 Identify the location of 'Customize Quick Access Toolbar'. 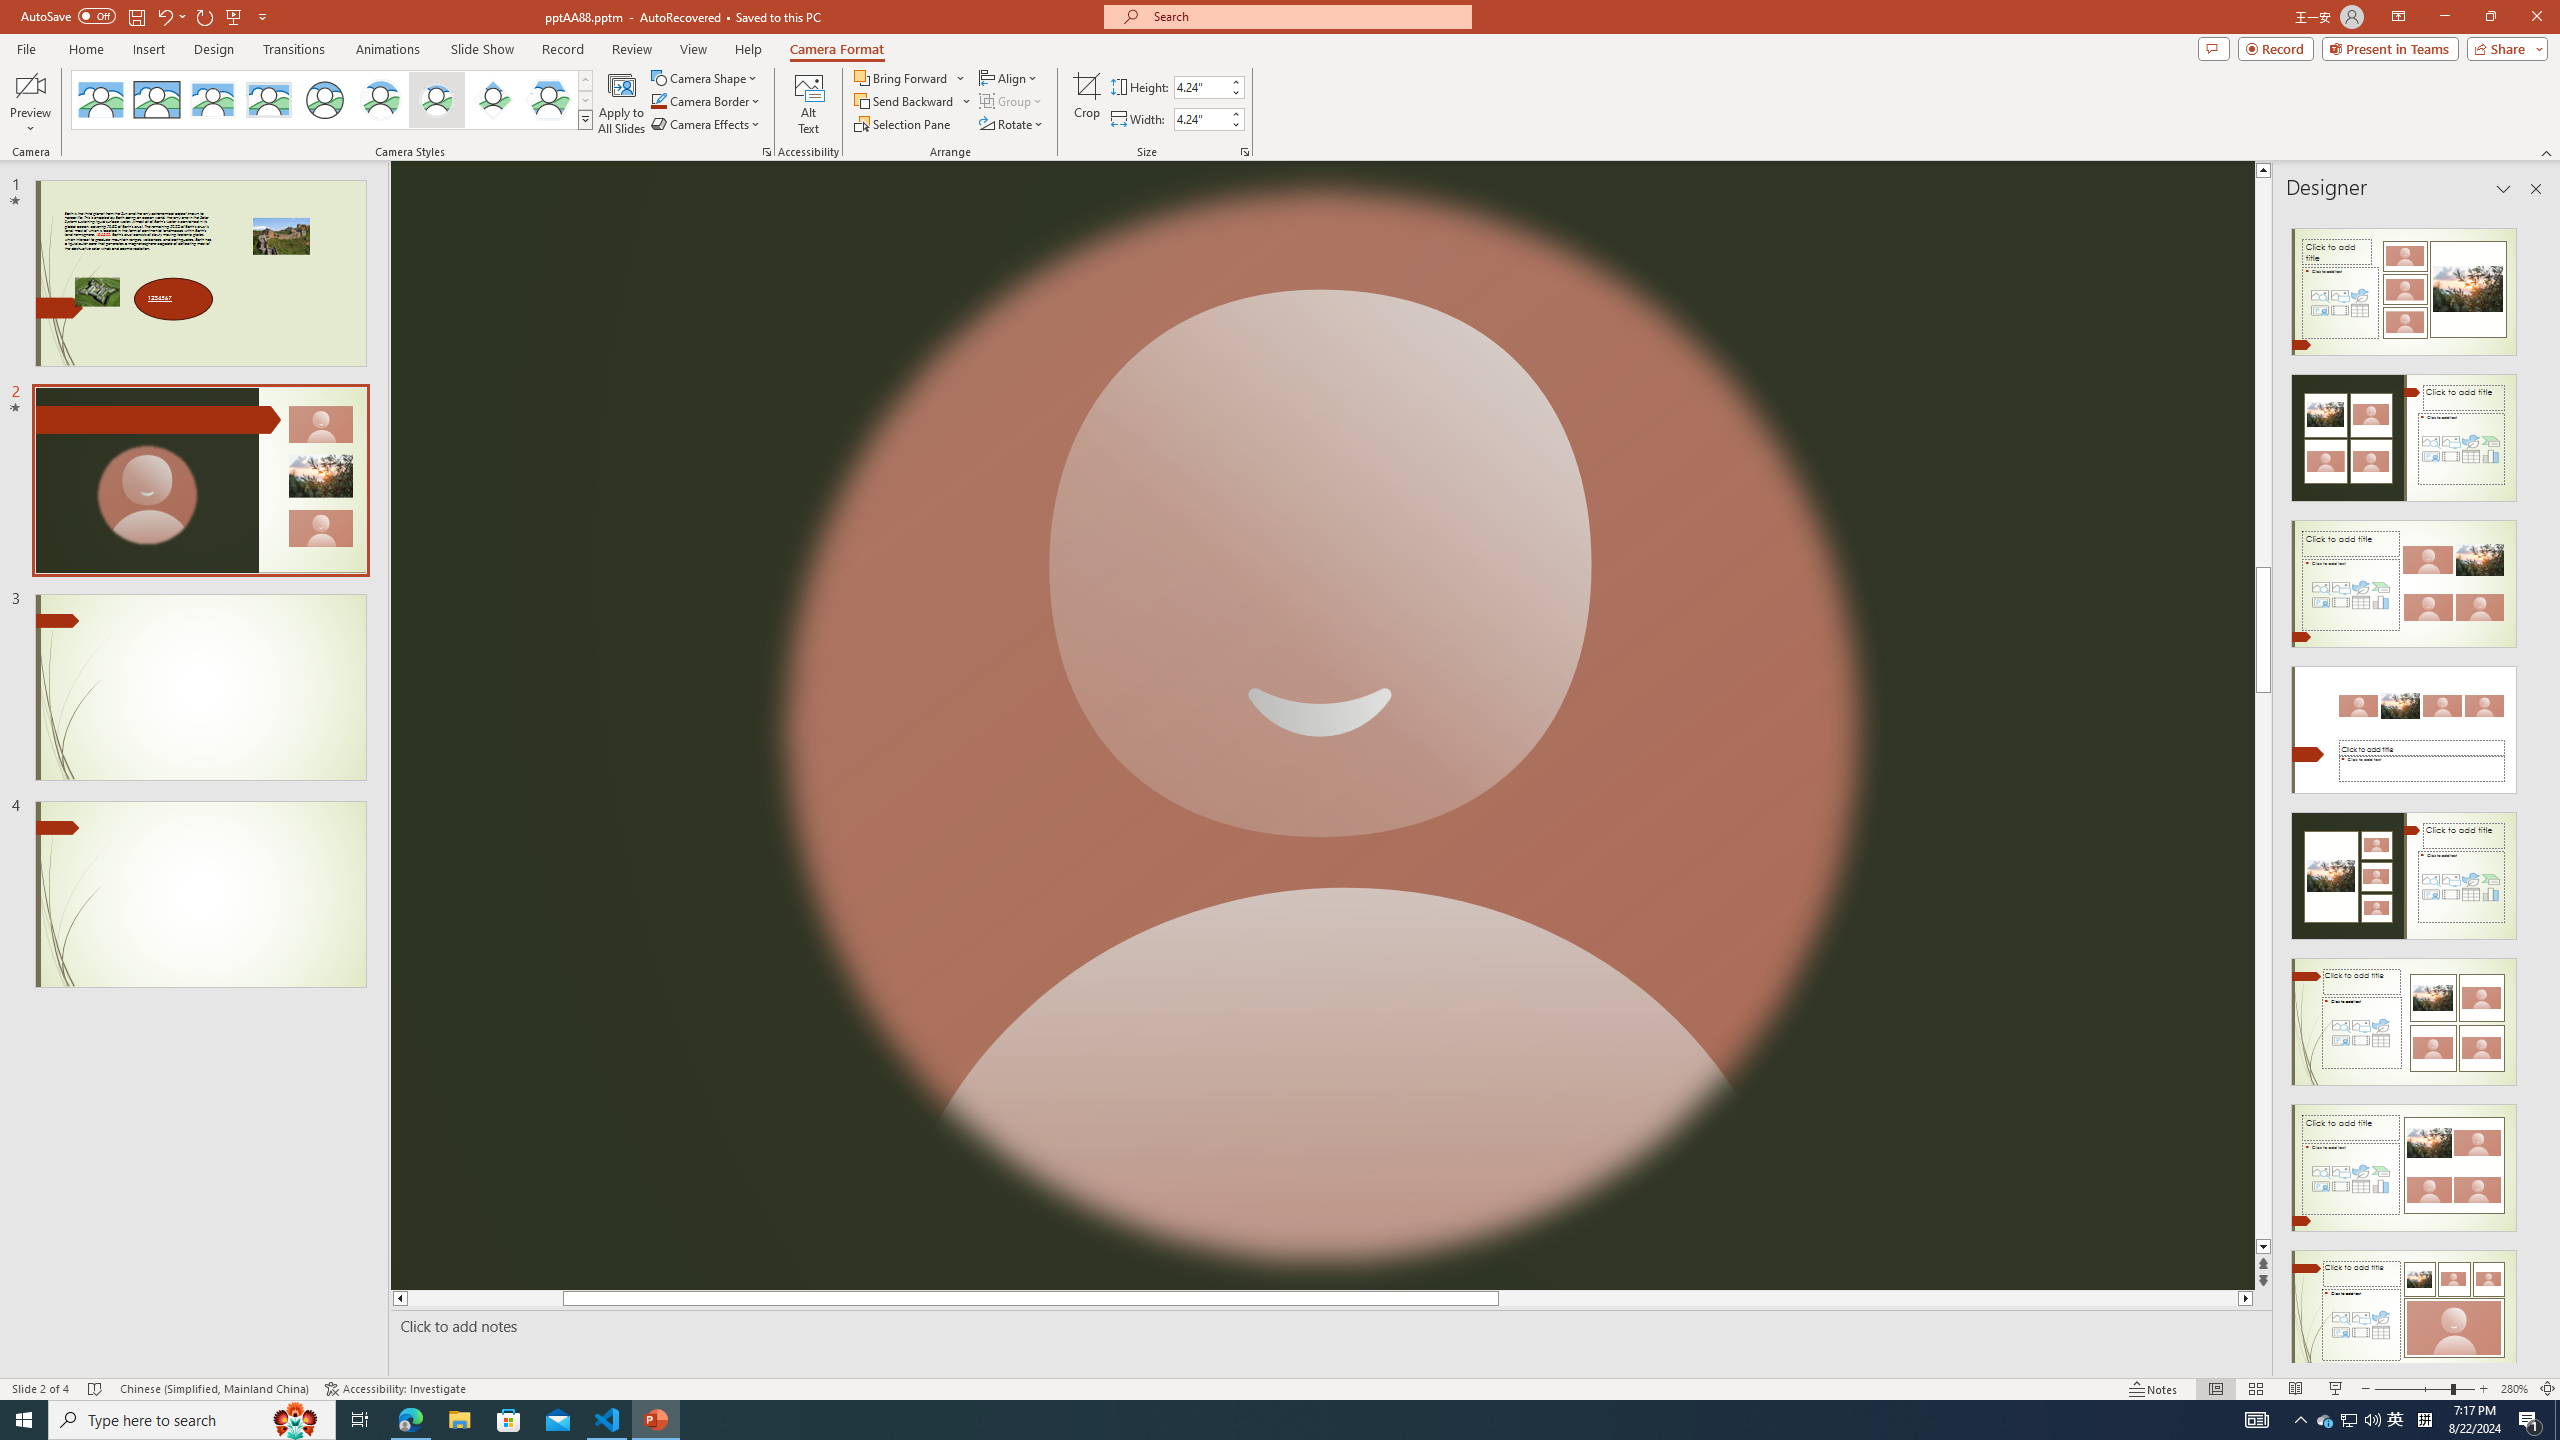
(261, 15).